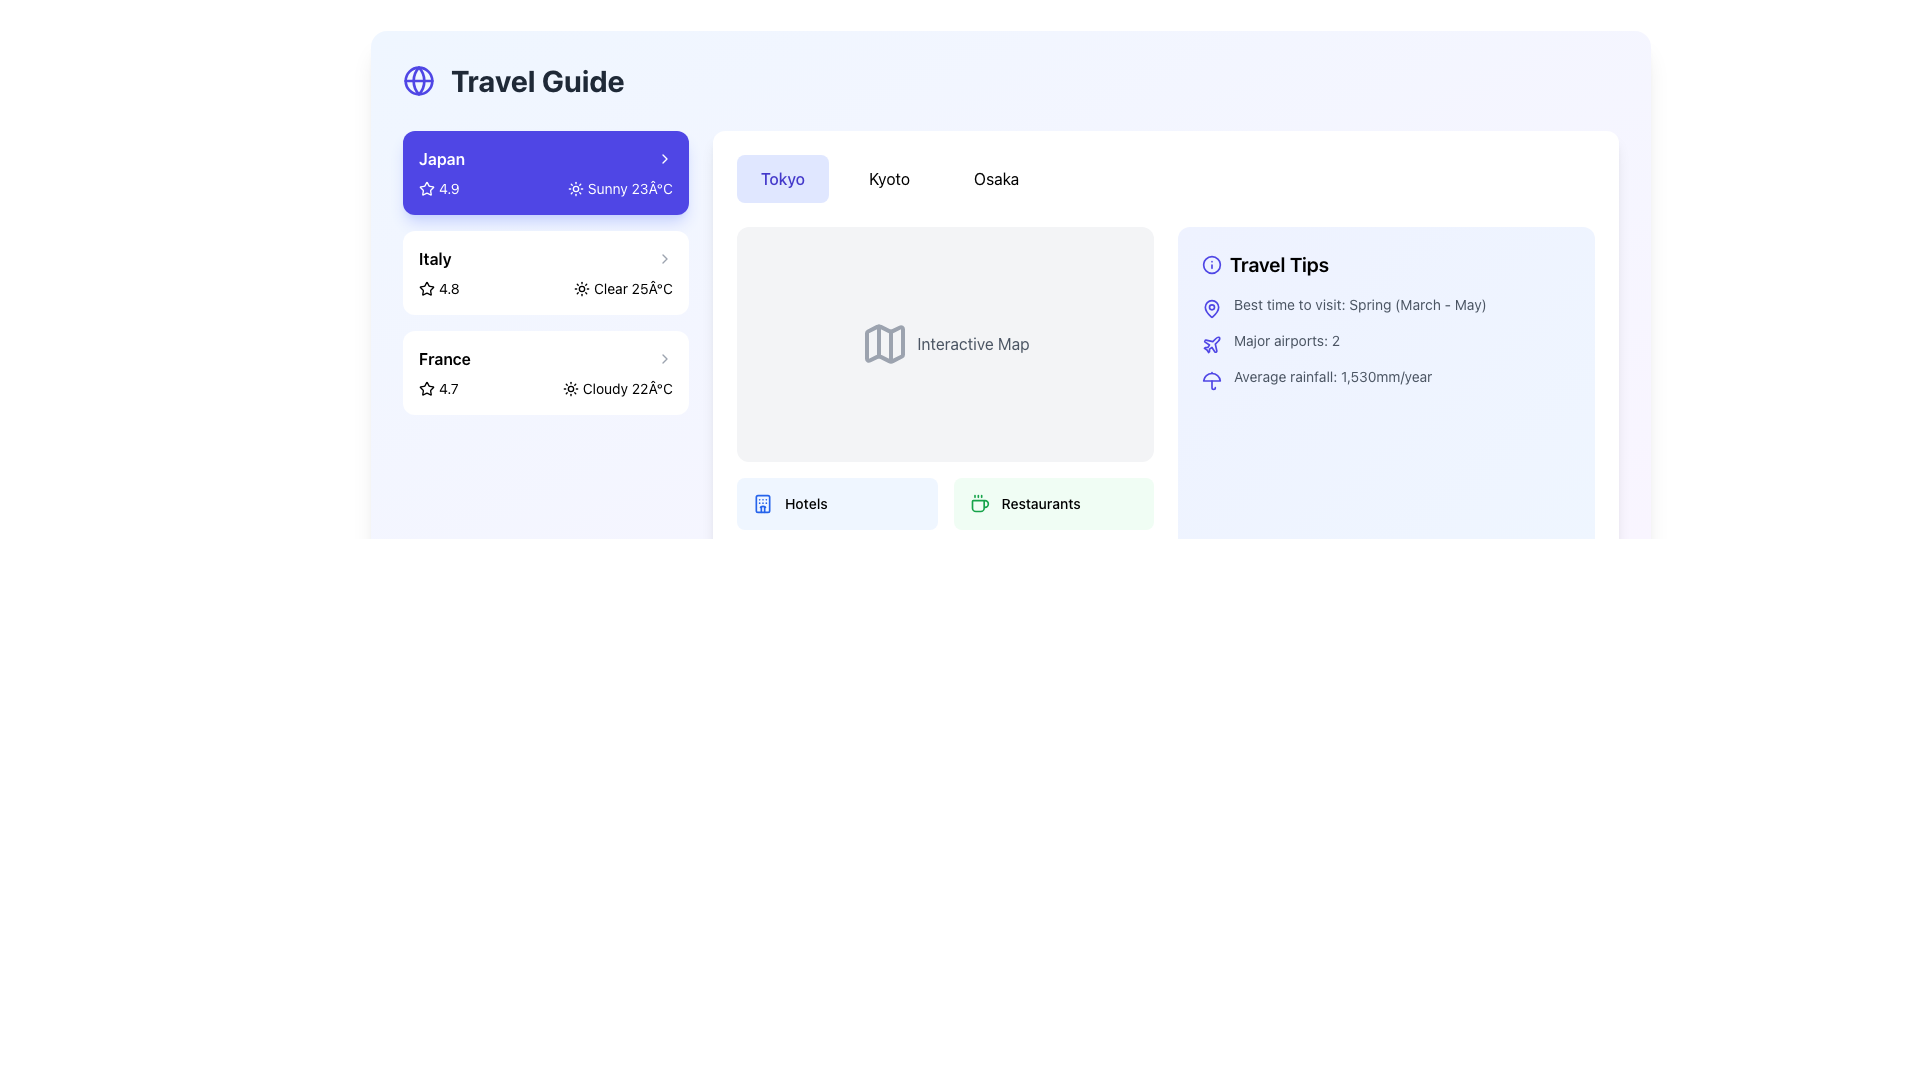  Describe the element at coordinates (781, 177) in the screenshot. I see `the navigation tab button labeled 'Tokyo' located in the top-center area above the 'Interactive Map'` at that location.